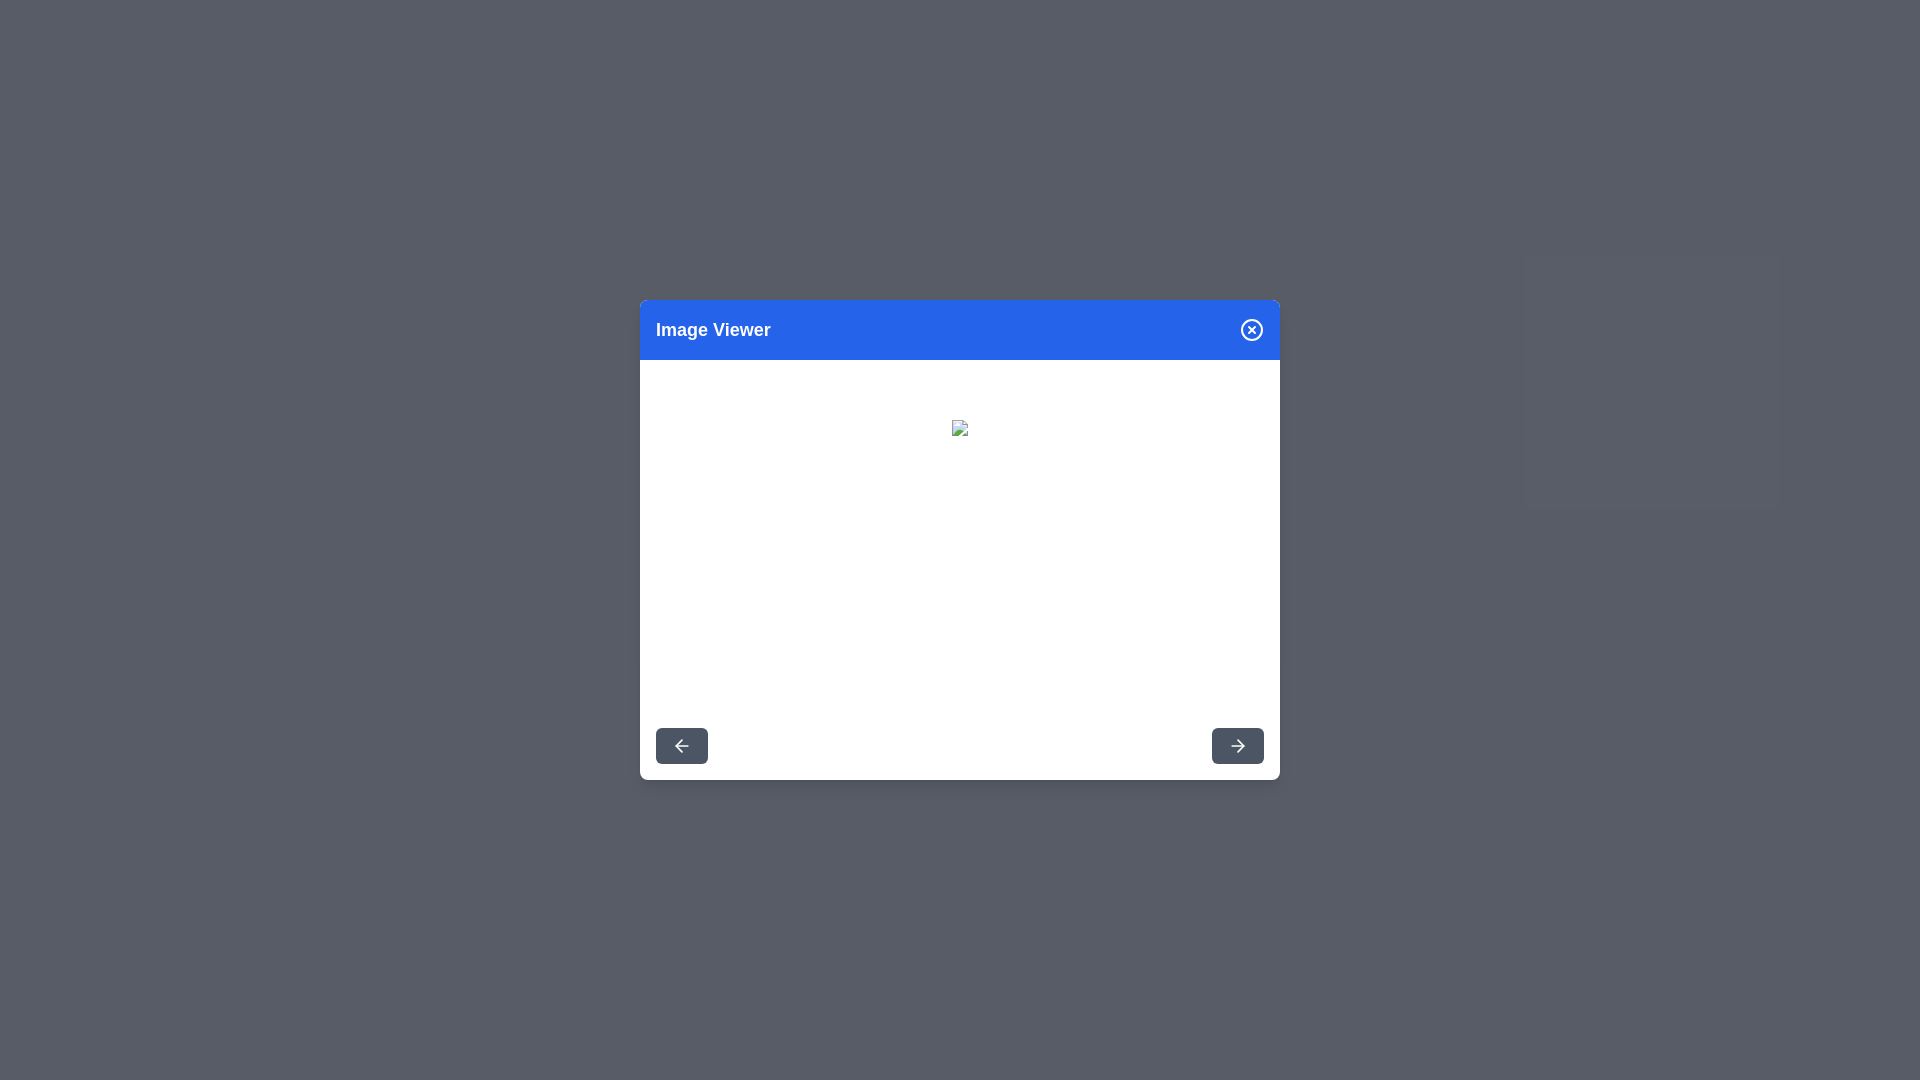 Image resolution: width=1920 pixels, height=1080 pixels. I want to click on the left arrow button to navigate to the previous image, so click(681, 745).